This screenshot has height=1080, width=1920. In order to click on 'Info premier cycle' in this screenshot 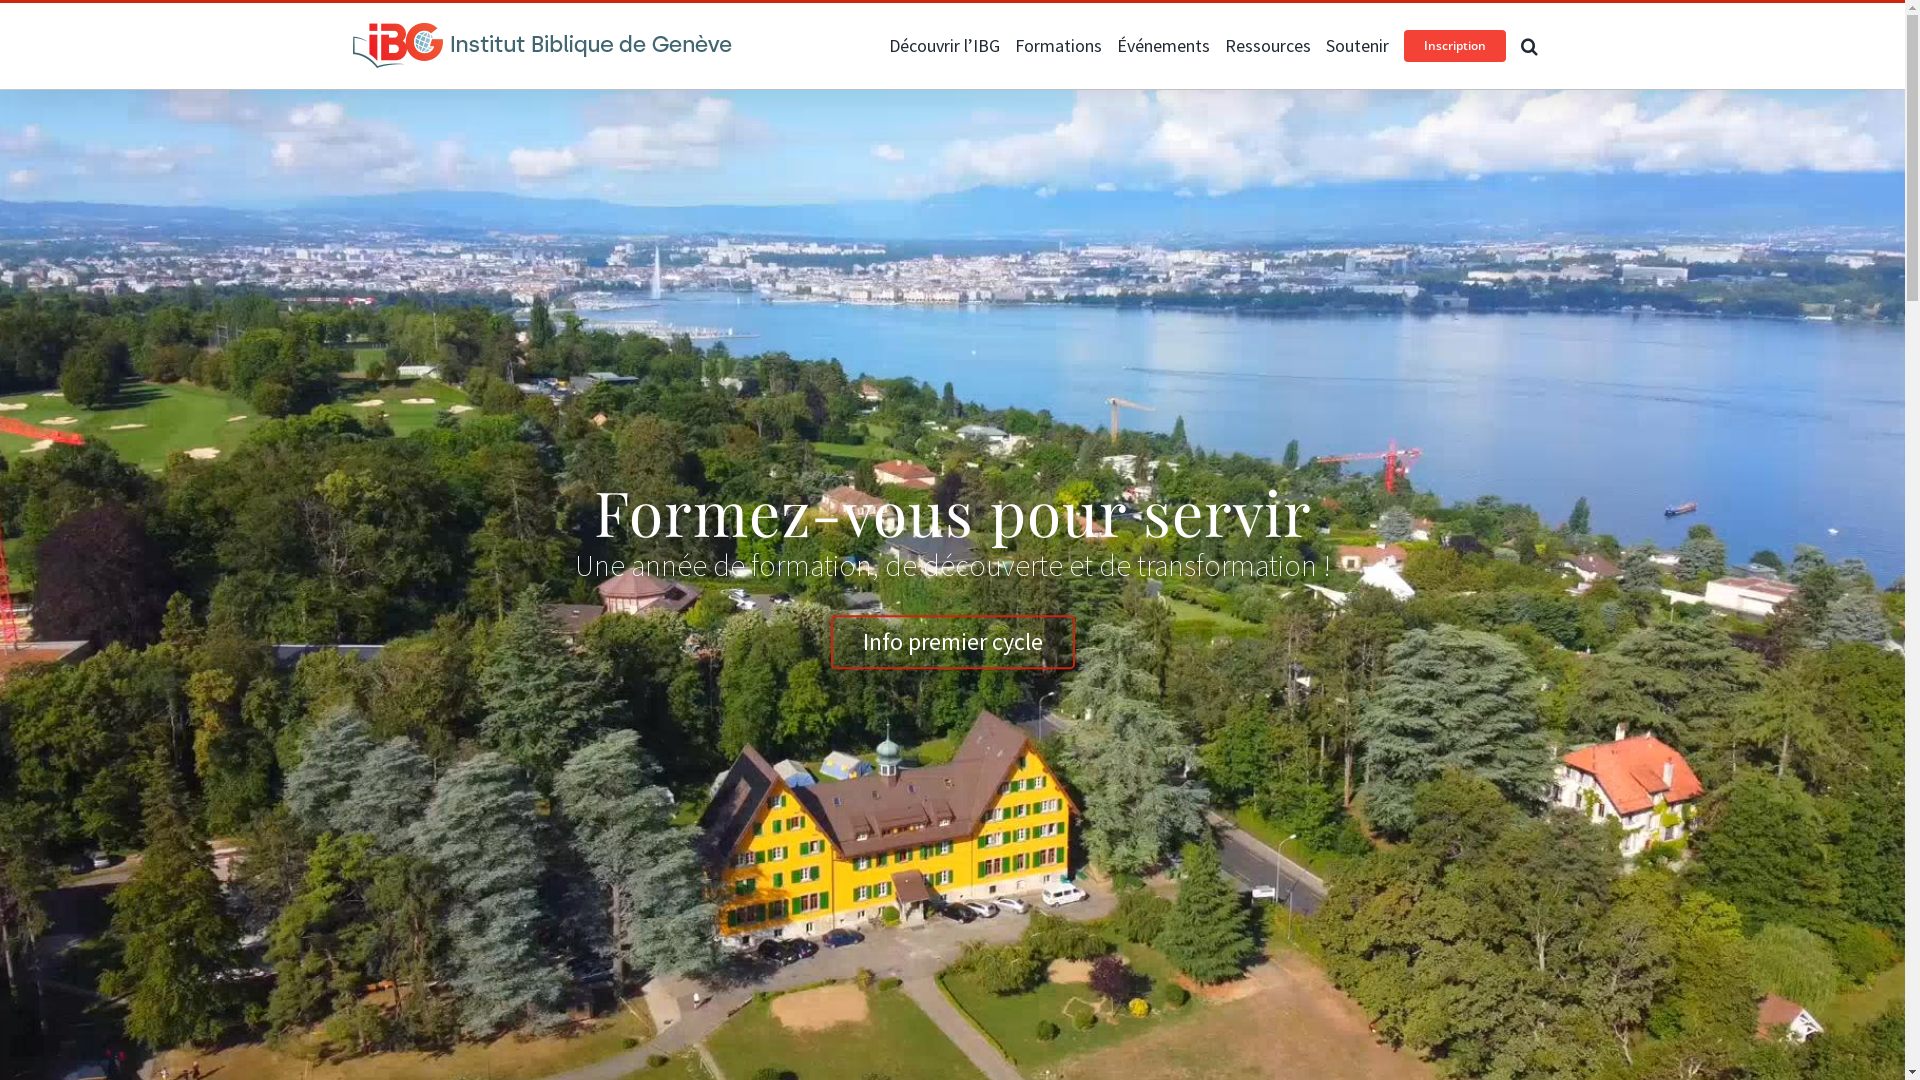, I will do `click(950, 641)`.